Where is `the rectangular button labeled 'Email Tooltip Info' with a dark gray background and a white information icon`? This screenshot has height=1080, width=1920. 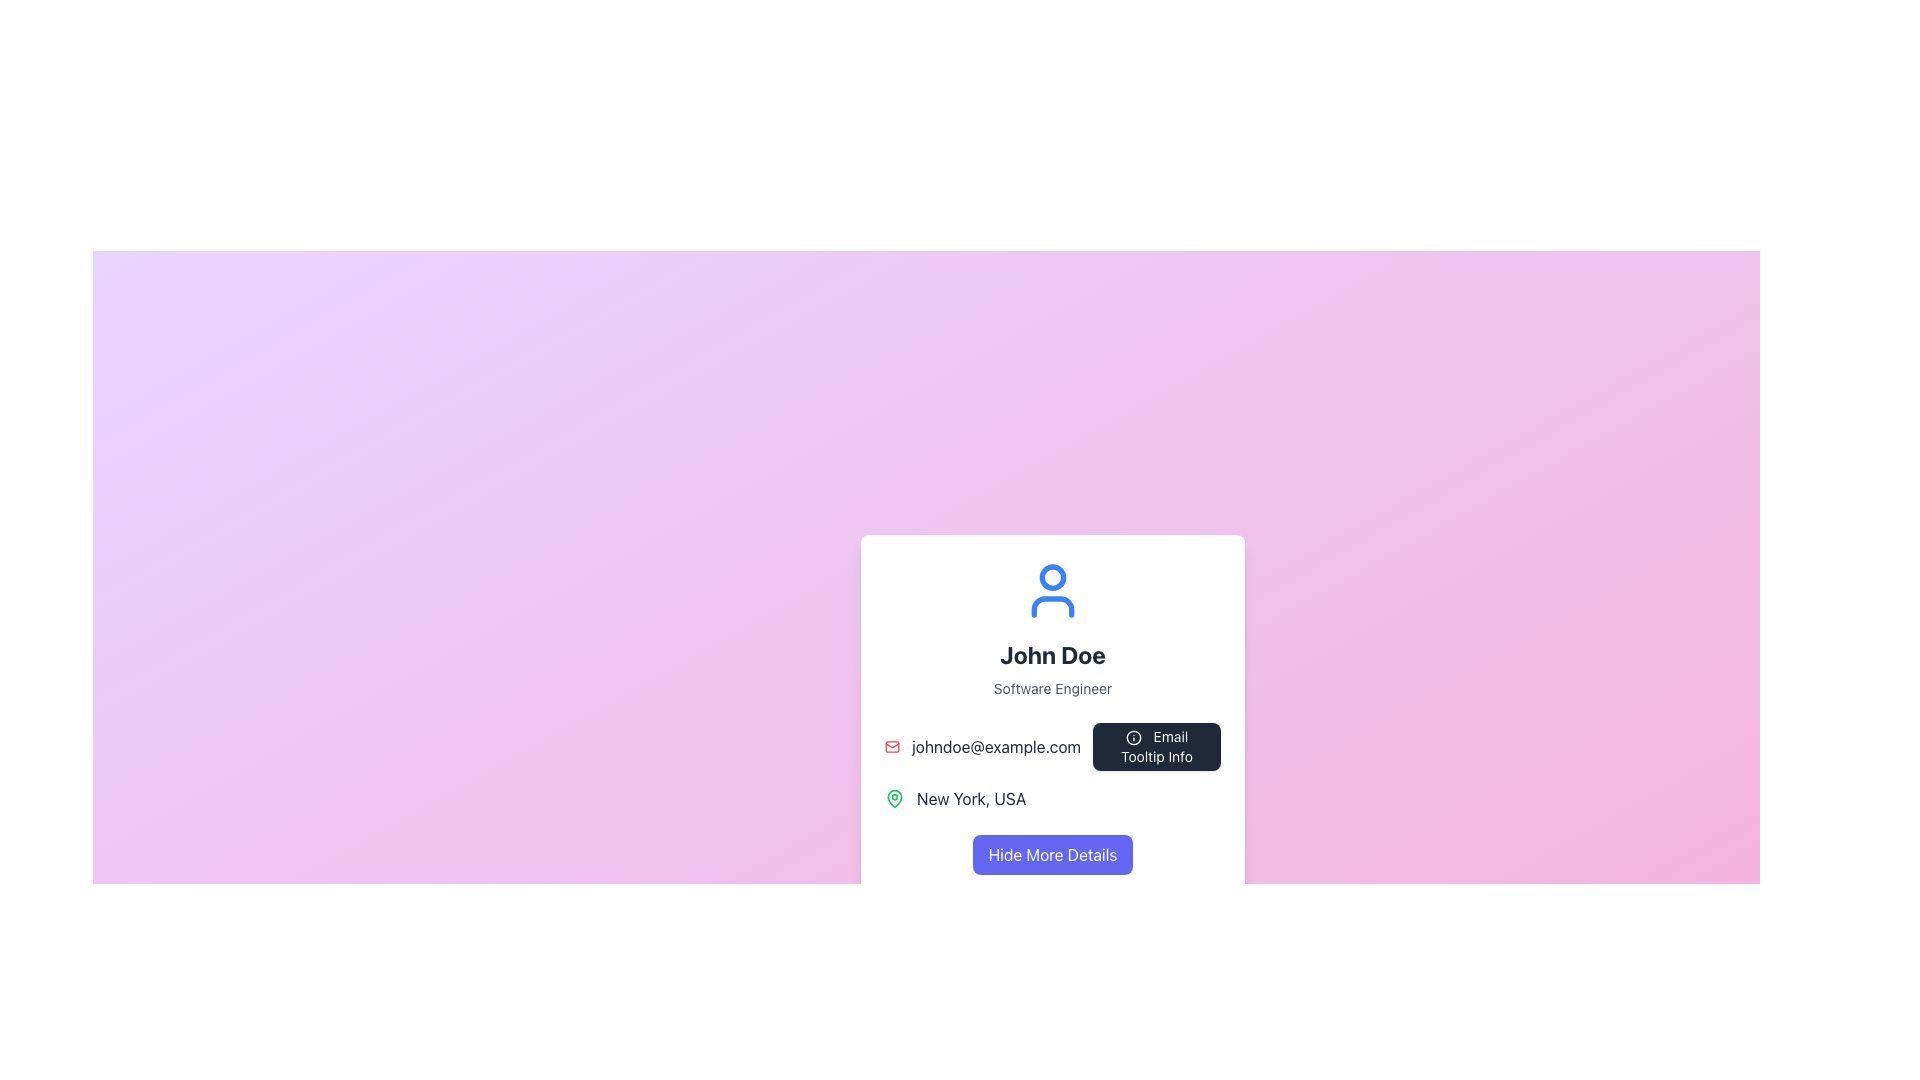
the rectangular button labeled 'Email Tooltip Info' with a dark gray background and a white information icon is located at coordinates (1156, 747).